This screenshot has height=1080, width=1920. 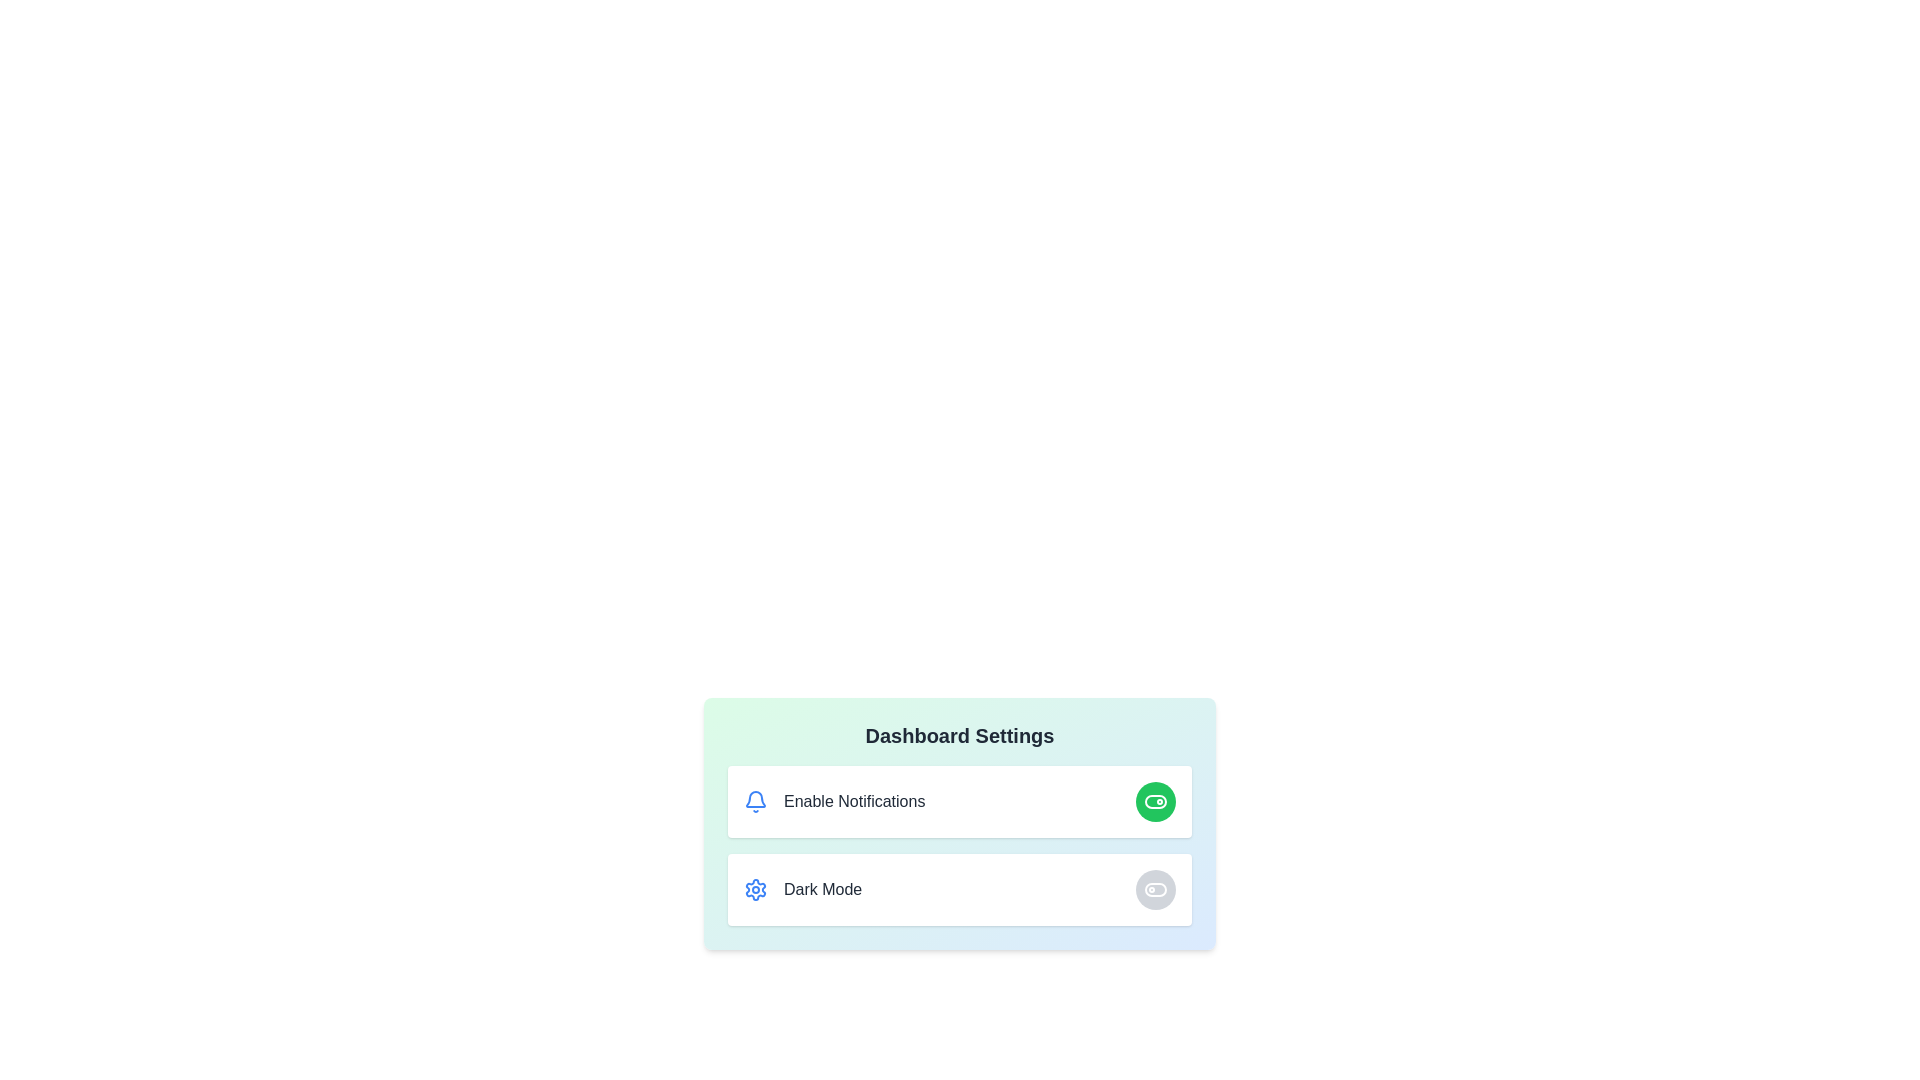 What do you see at coordinates (1156, 889) in the screenshot?
I see `the toggle switch for 'Dark Mode' to switch modes` at bounding box center [1156, 889].